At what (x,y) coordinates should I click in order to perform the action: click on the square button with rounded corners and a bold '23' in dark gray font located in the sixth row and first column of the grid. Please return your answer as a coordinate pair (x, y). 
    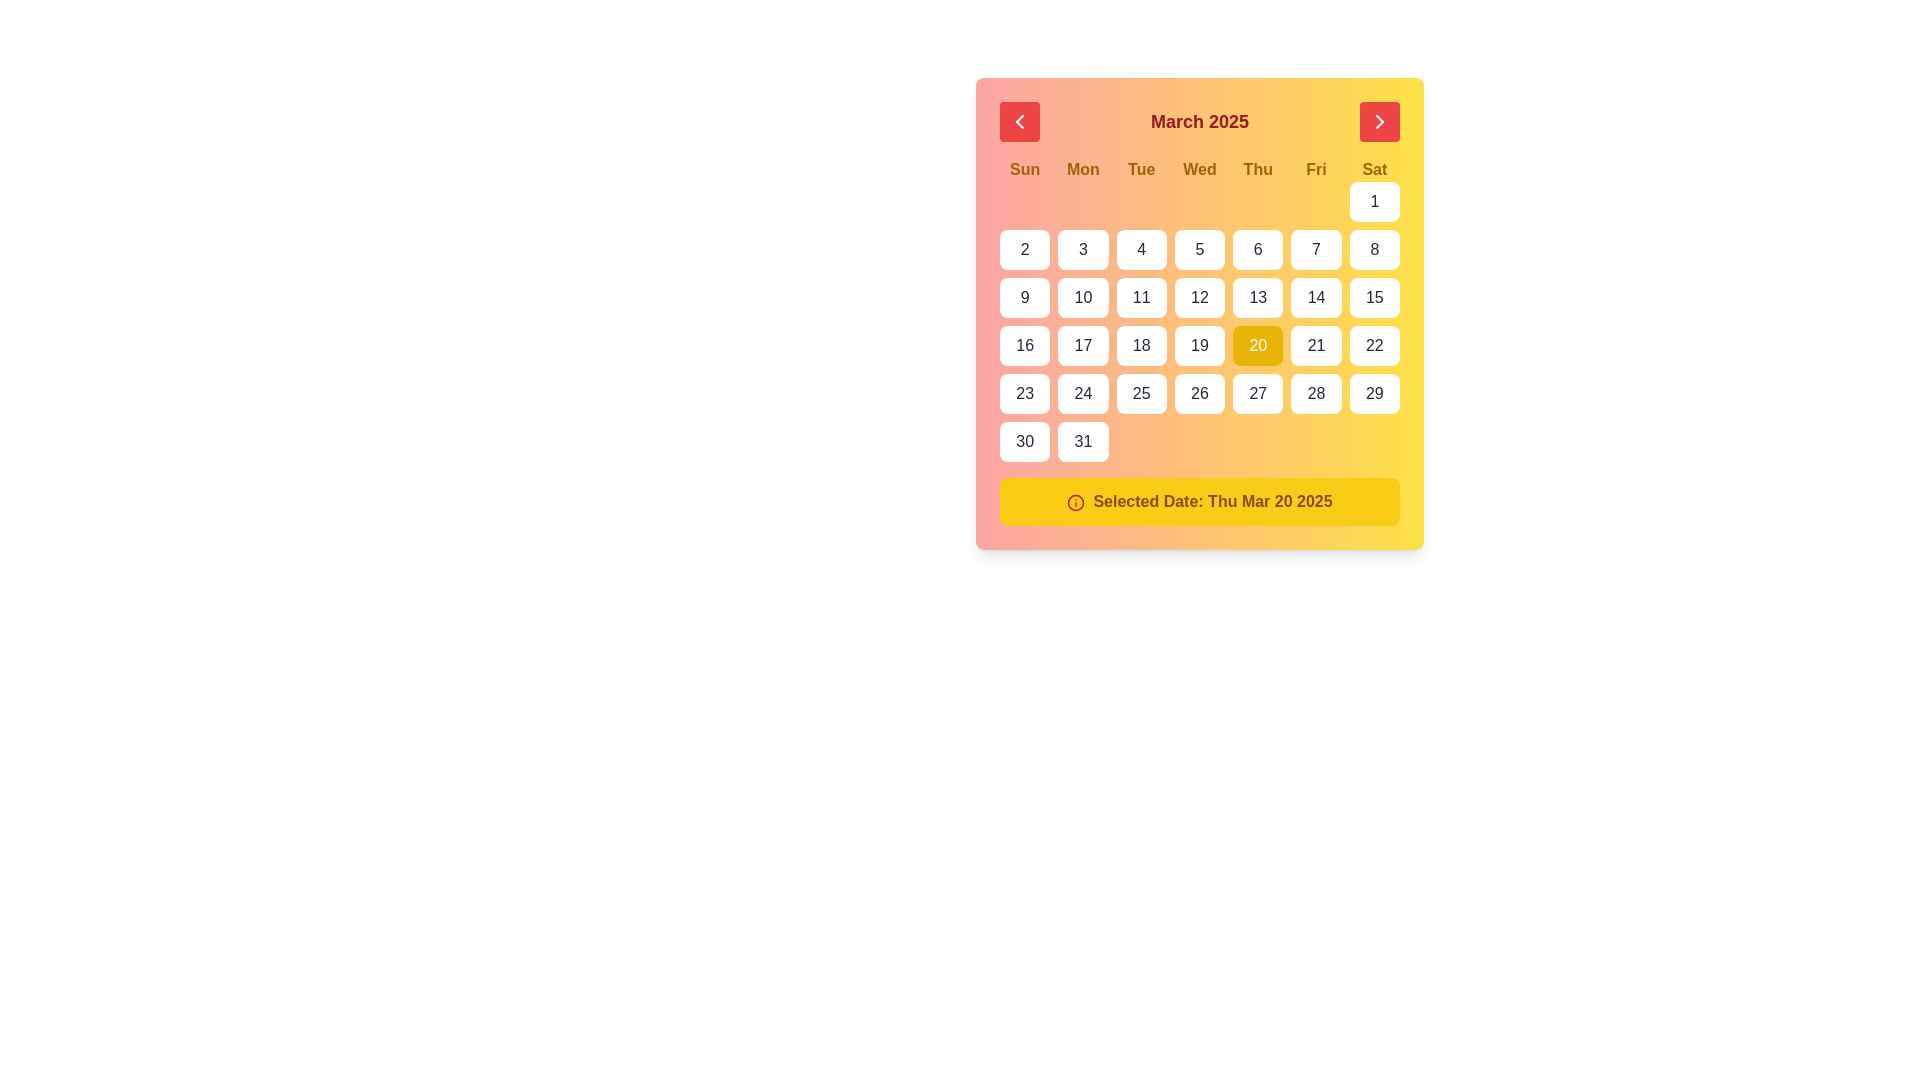
    Looking at the image, I should click on (1025, 393).